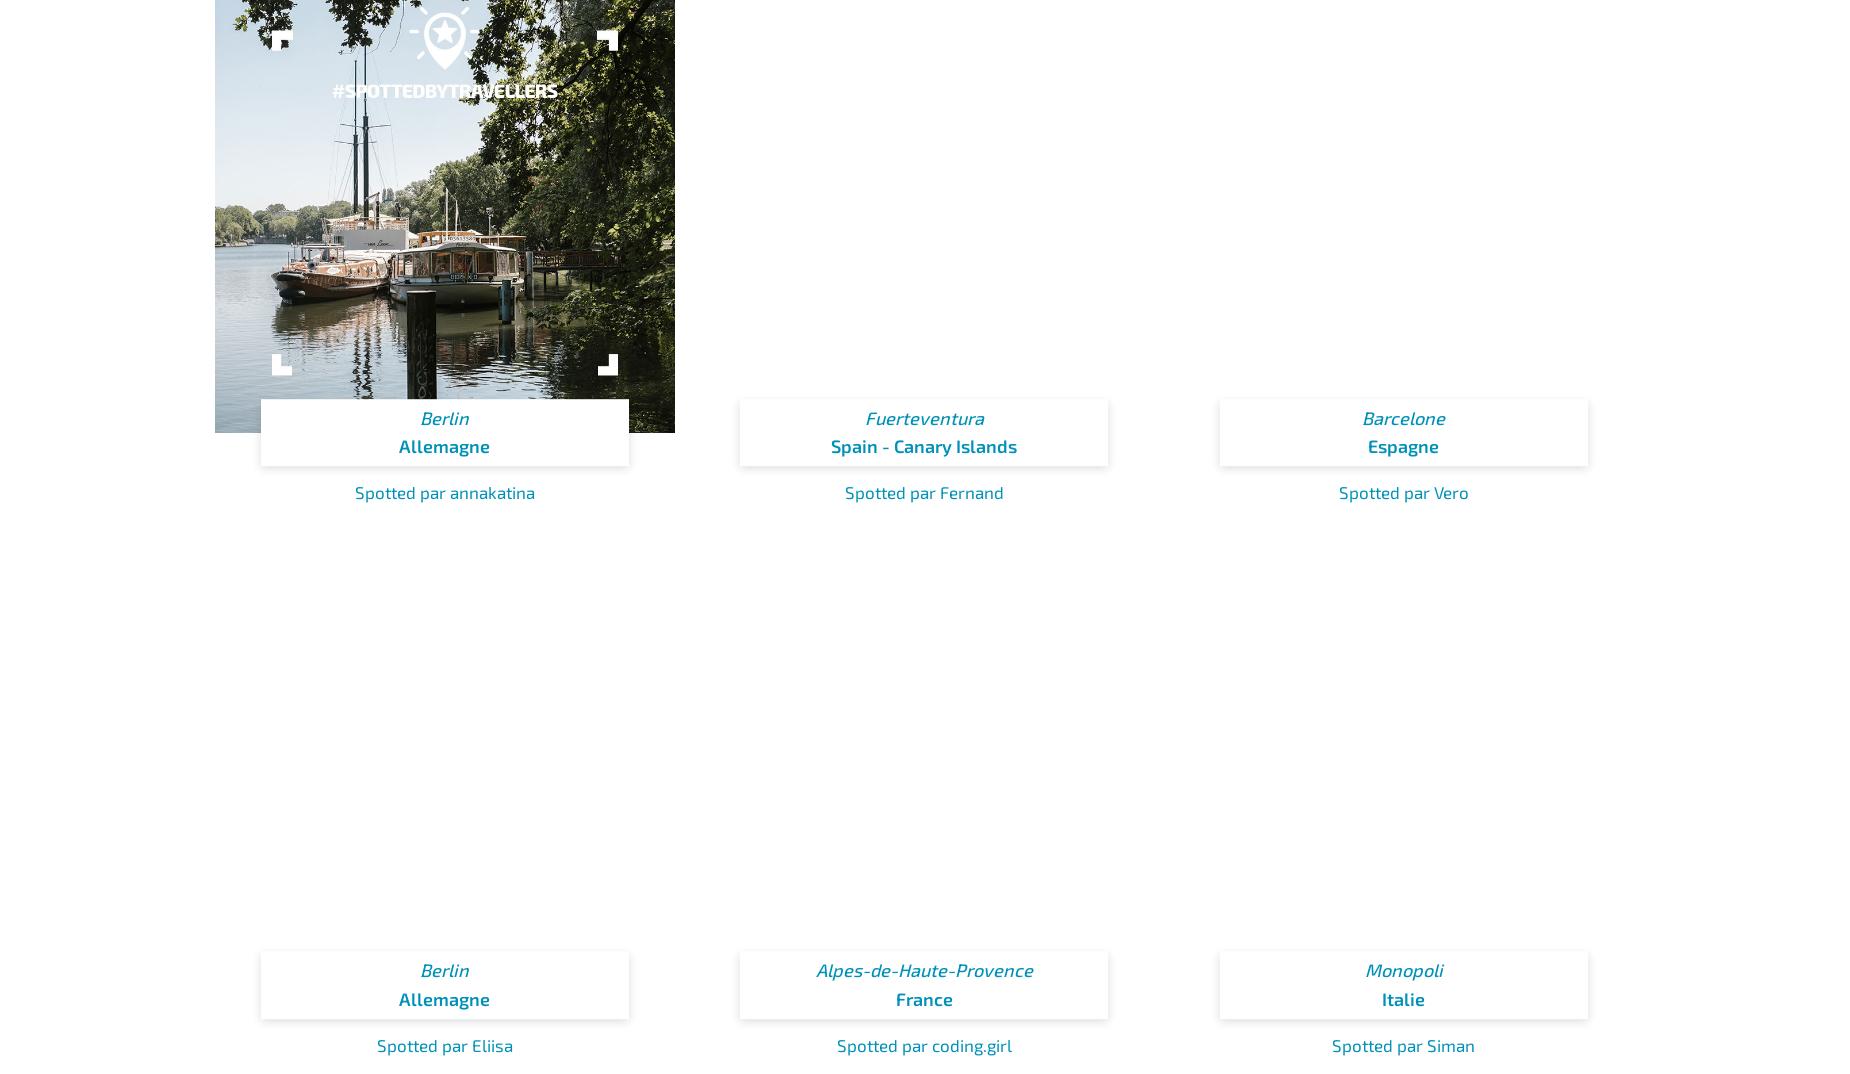 The image size is (1850, 1074). Describe the element at coordinates (924, 445) in the screenshot. I see `'Spain - Canary Islands'` at that location.